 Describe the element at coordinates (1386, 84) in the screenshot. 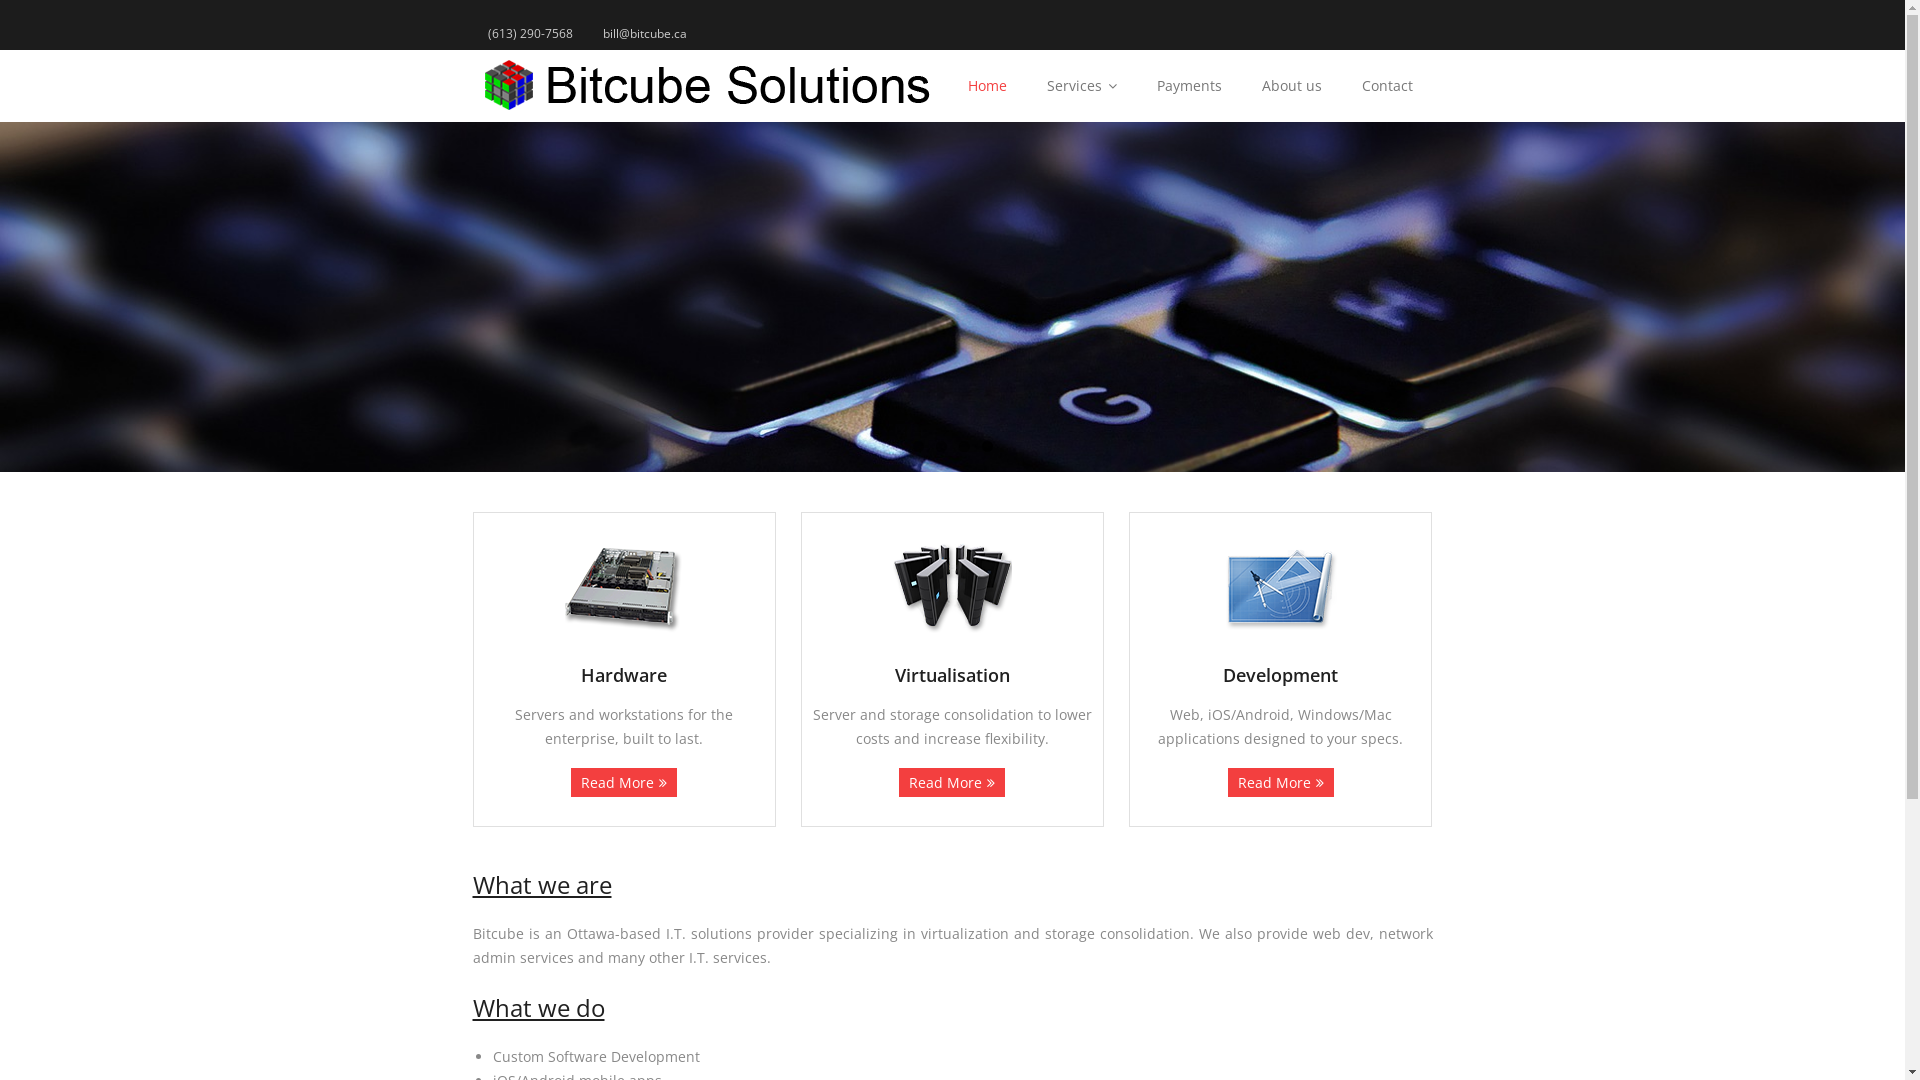

I see `'Contact'` at that location.